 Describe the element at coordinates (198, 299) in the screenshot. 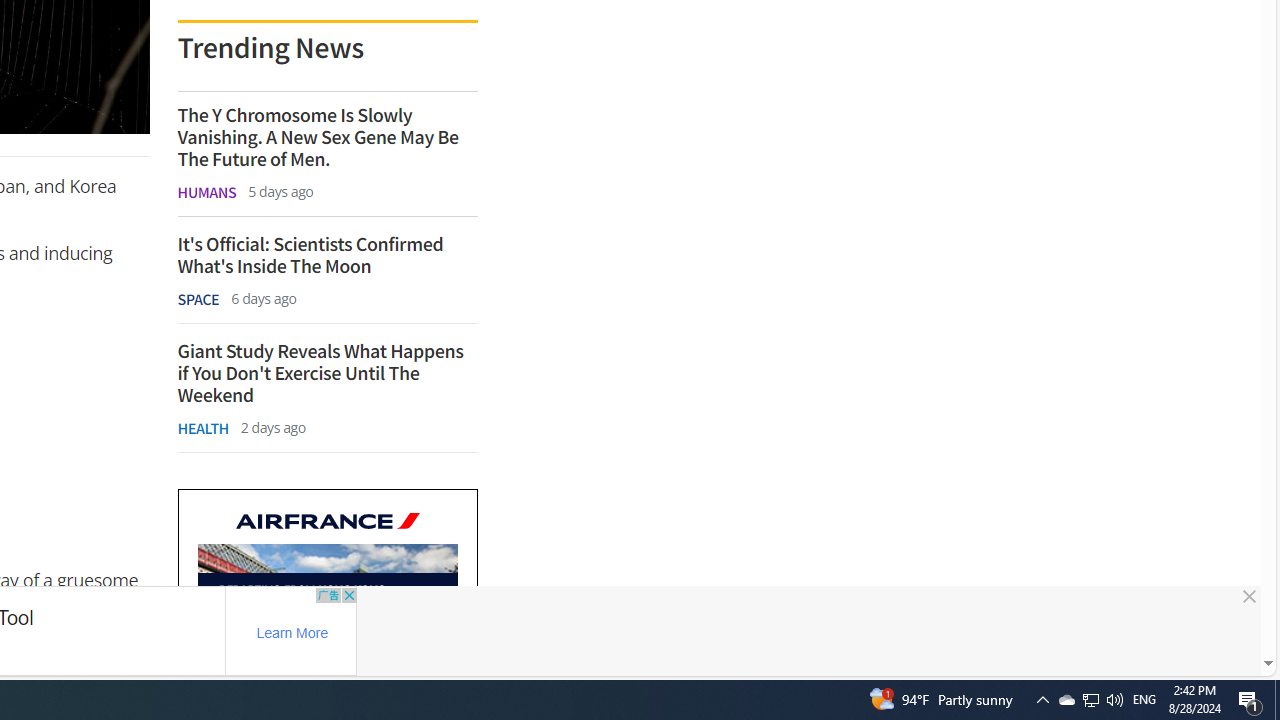

I see `'SPACE'` at that location.